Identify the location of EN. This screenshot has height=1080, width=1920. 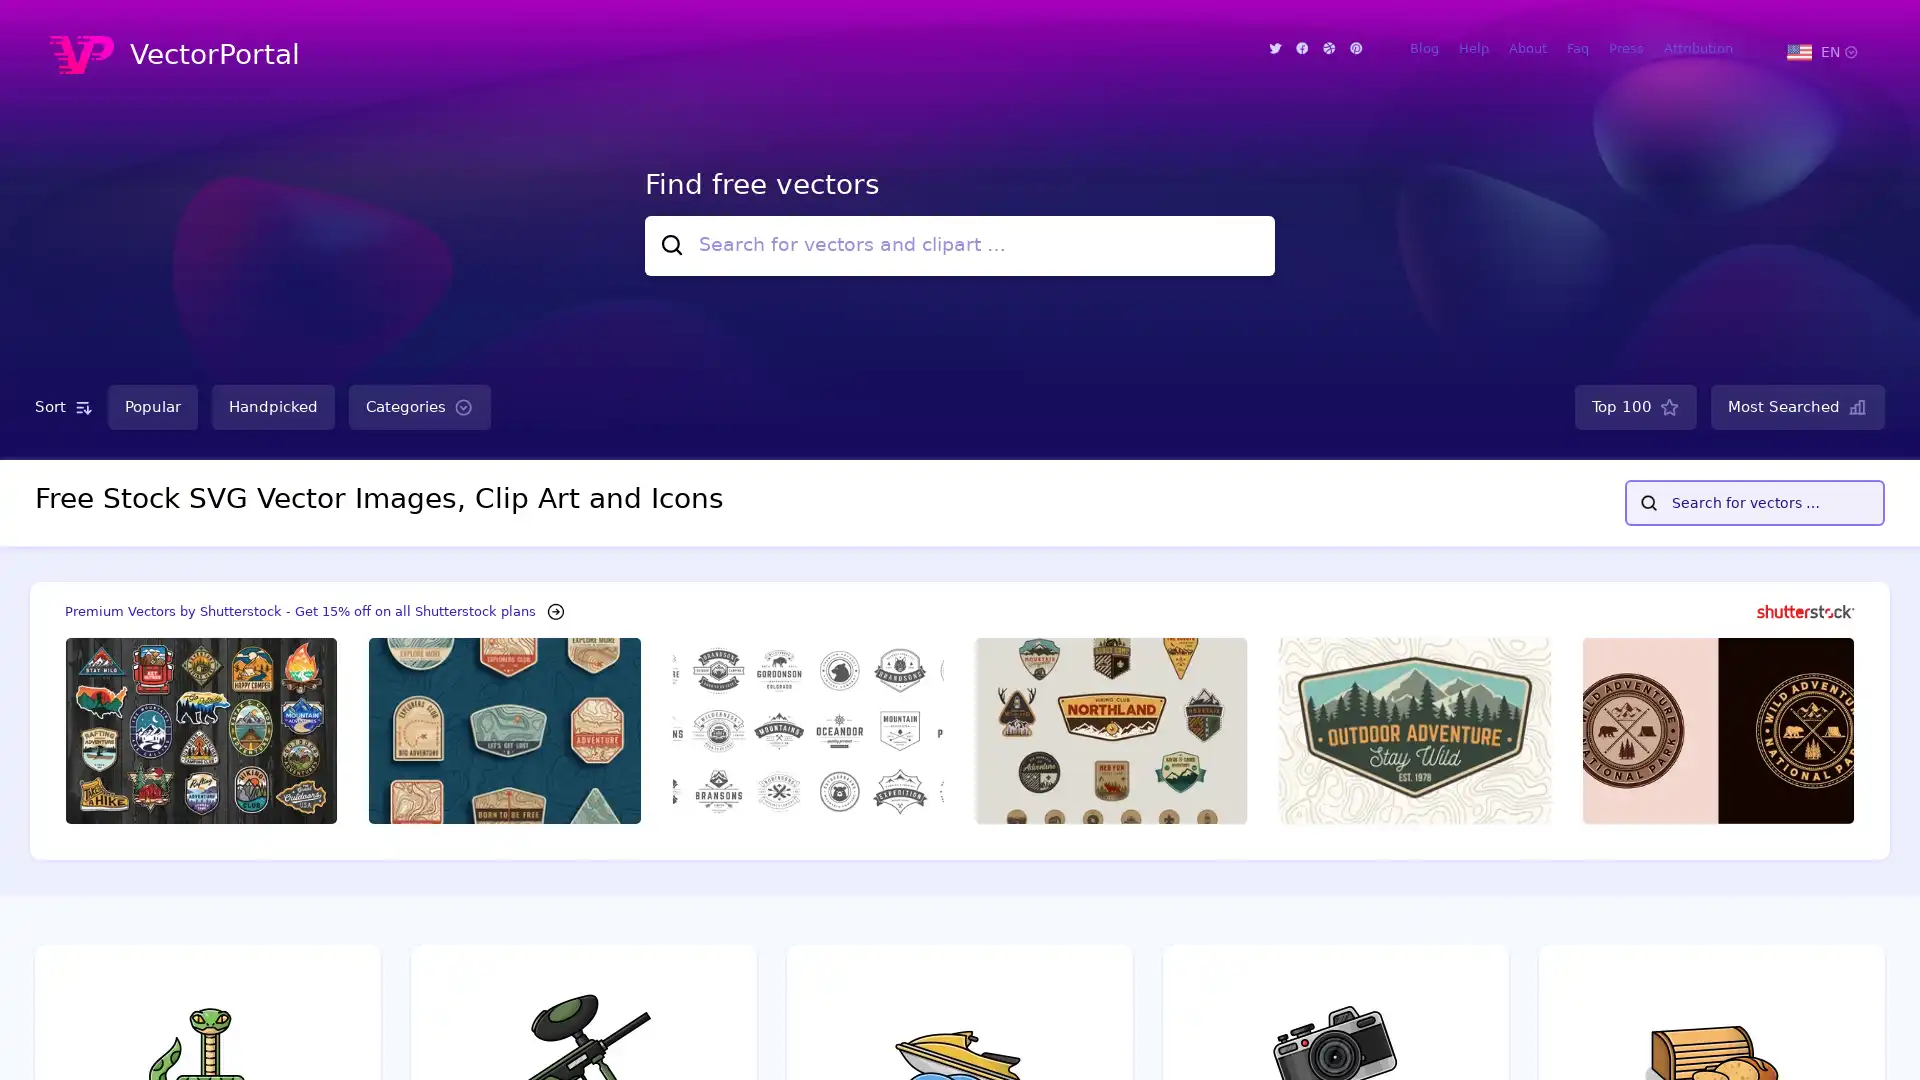
(1821, 50).